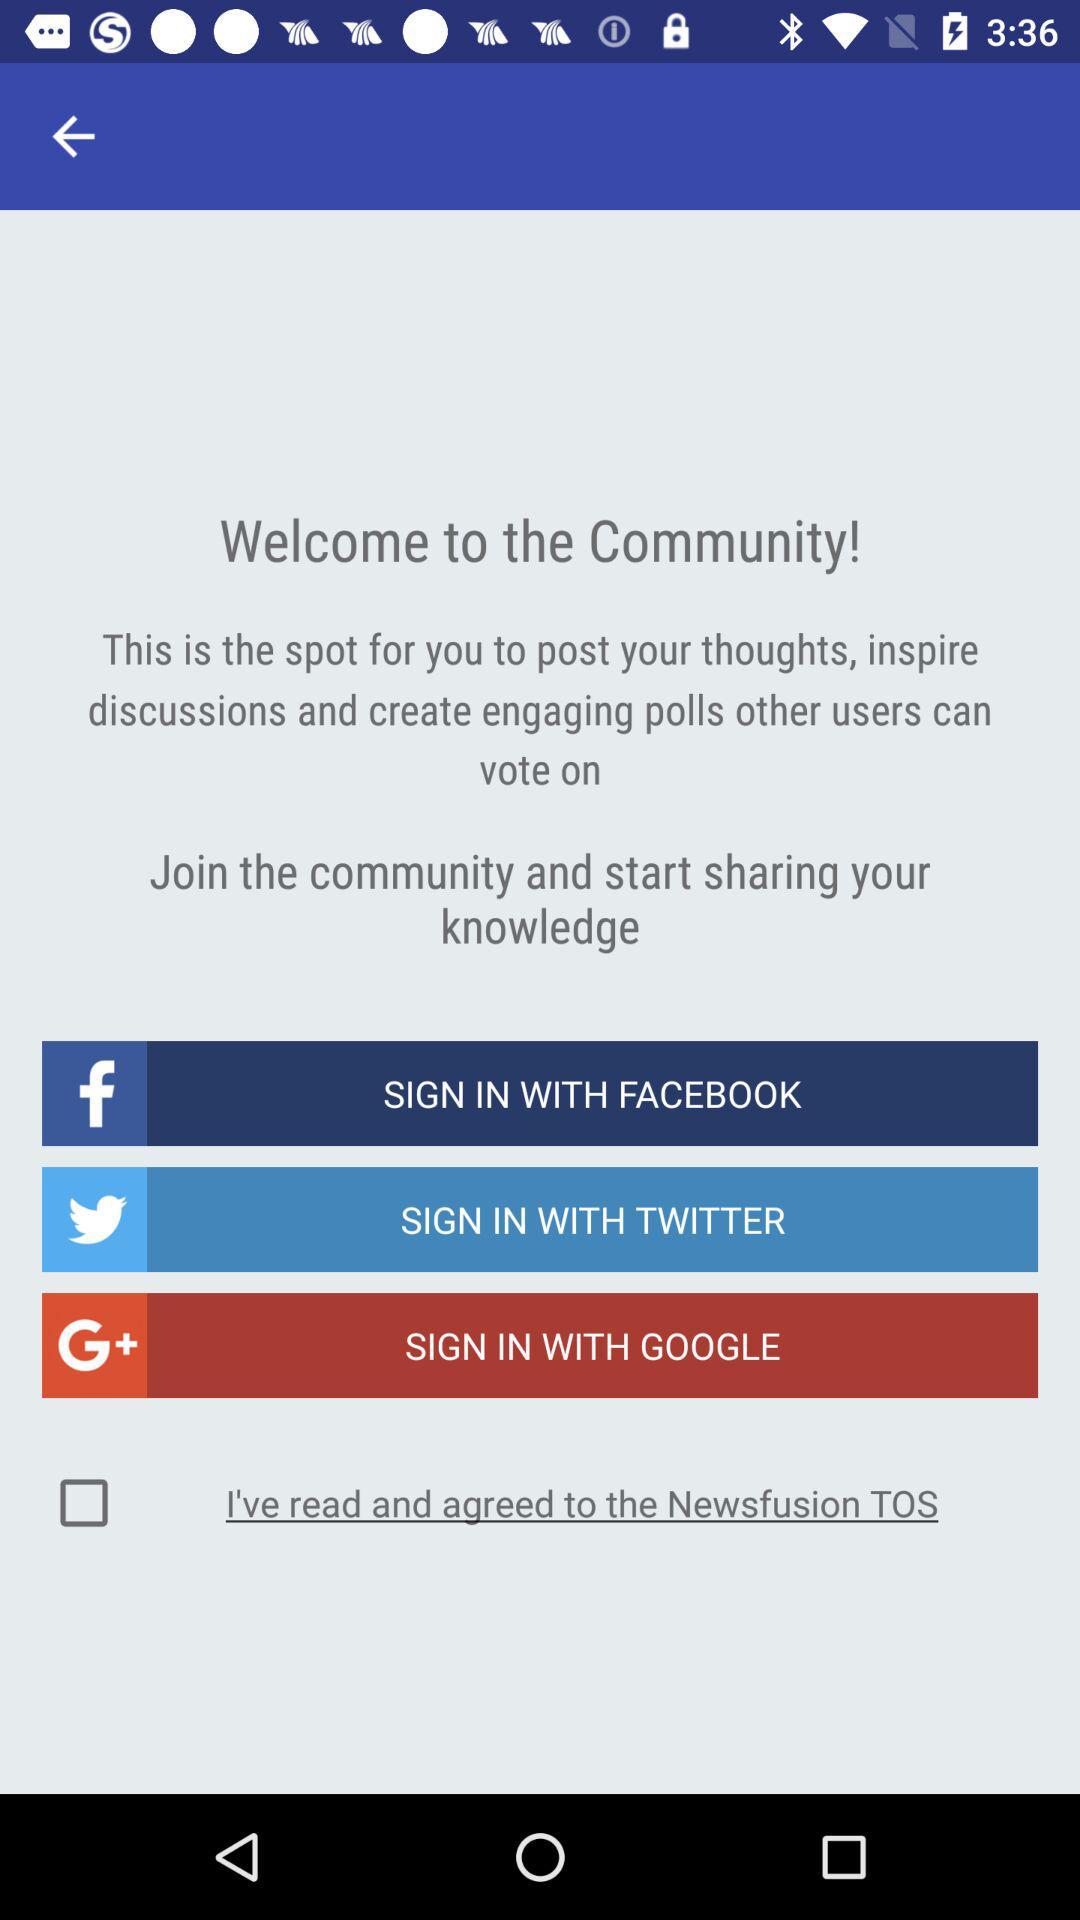 This screenshot has height=1920, width=1080. Describe the element at coordinates (582, 1502) in the screenshot. I see `the i ve read` at that location.